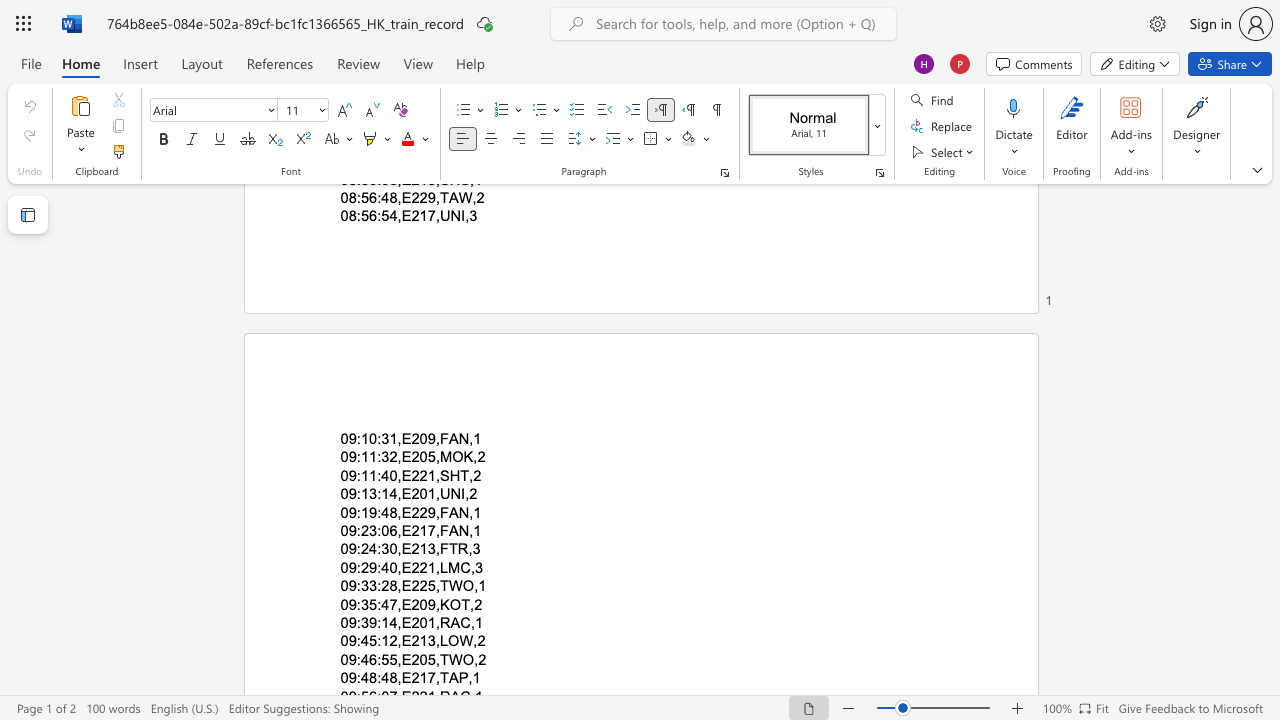  Describe the element at coordinates (356, 437) in the screenshot. I see `the subset text ":10:31,E209,F" within the text "09:10:31,E209,FAN,1"` at that location.